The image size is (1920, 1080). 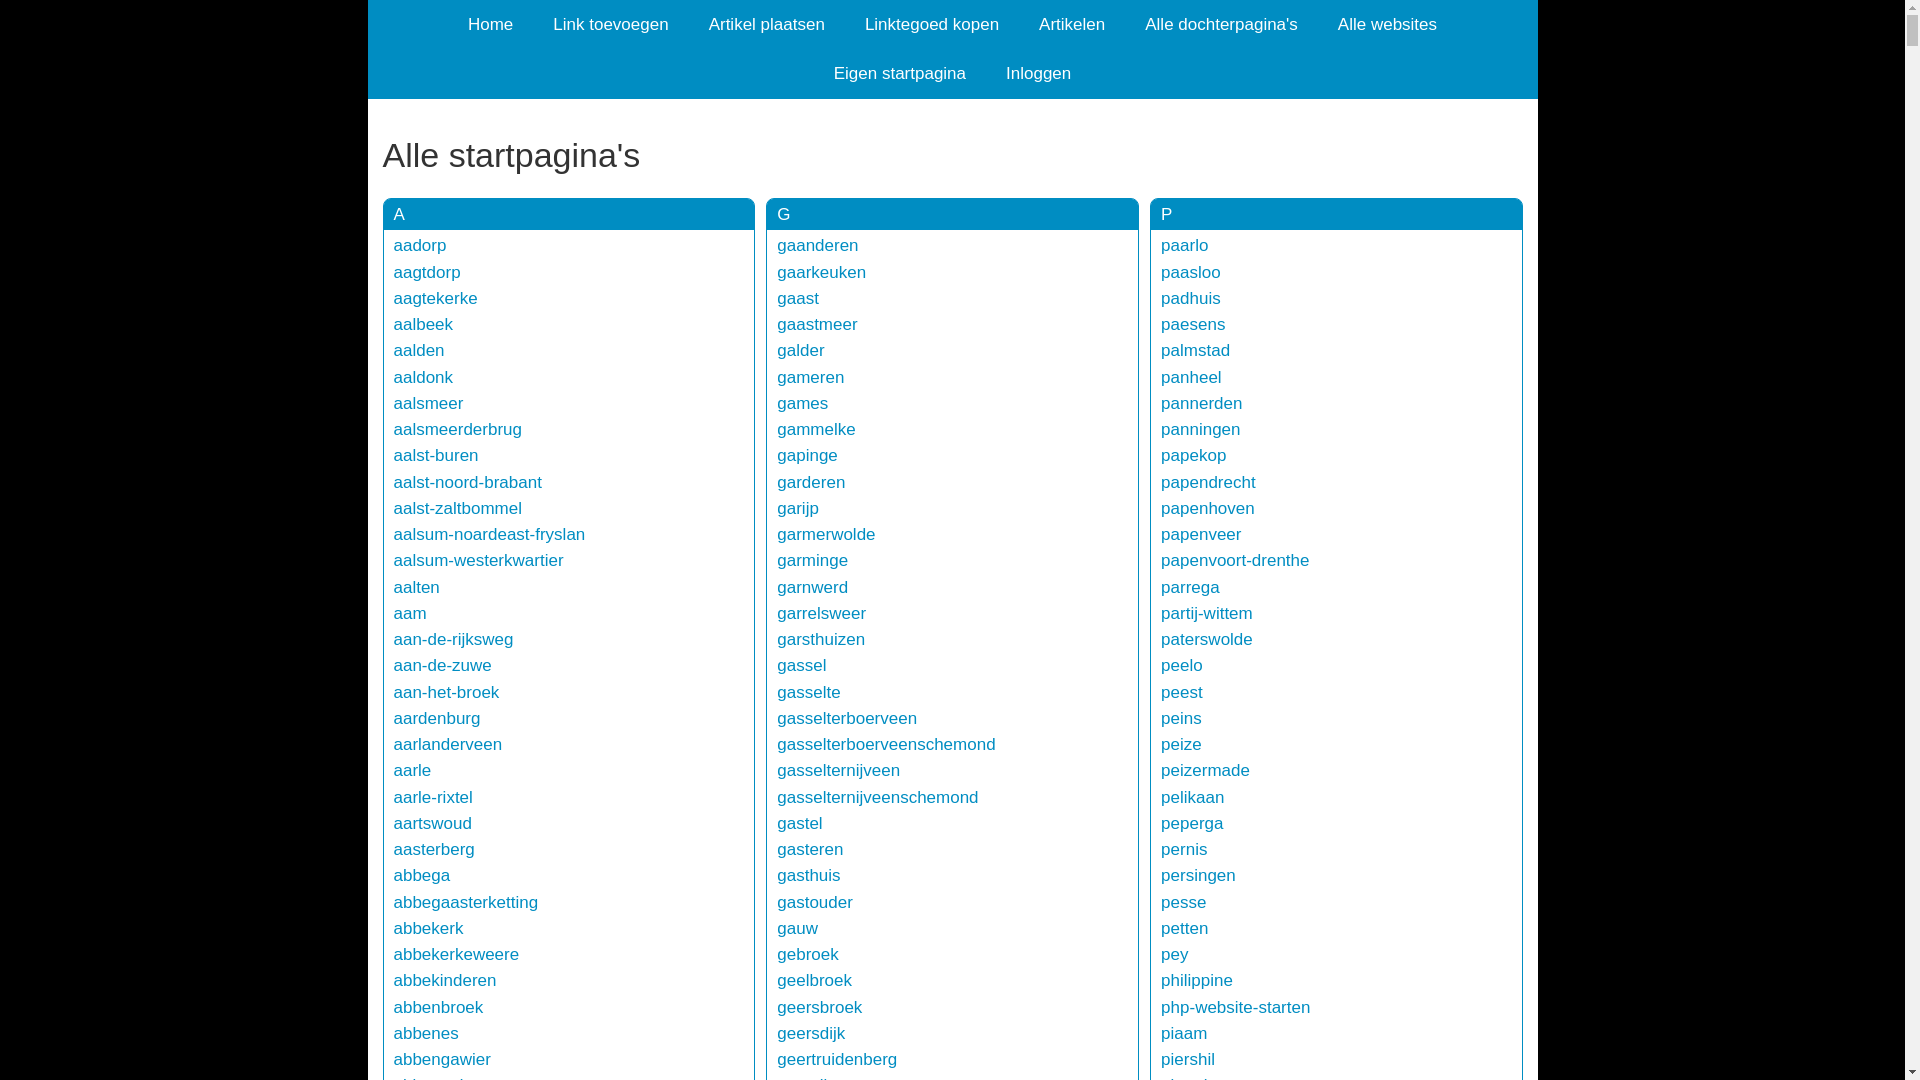 I want to click on 'garijp', so click(x=796, y=507).